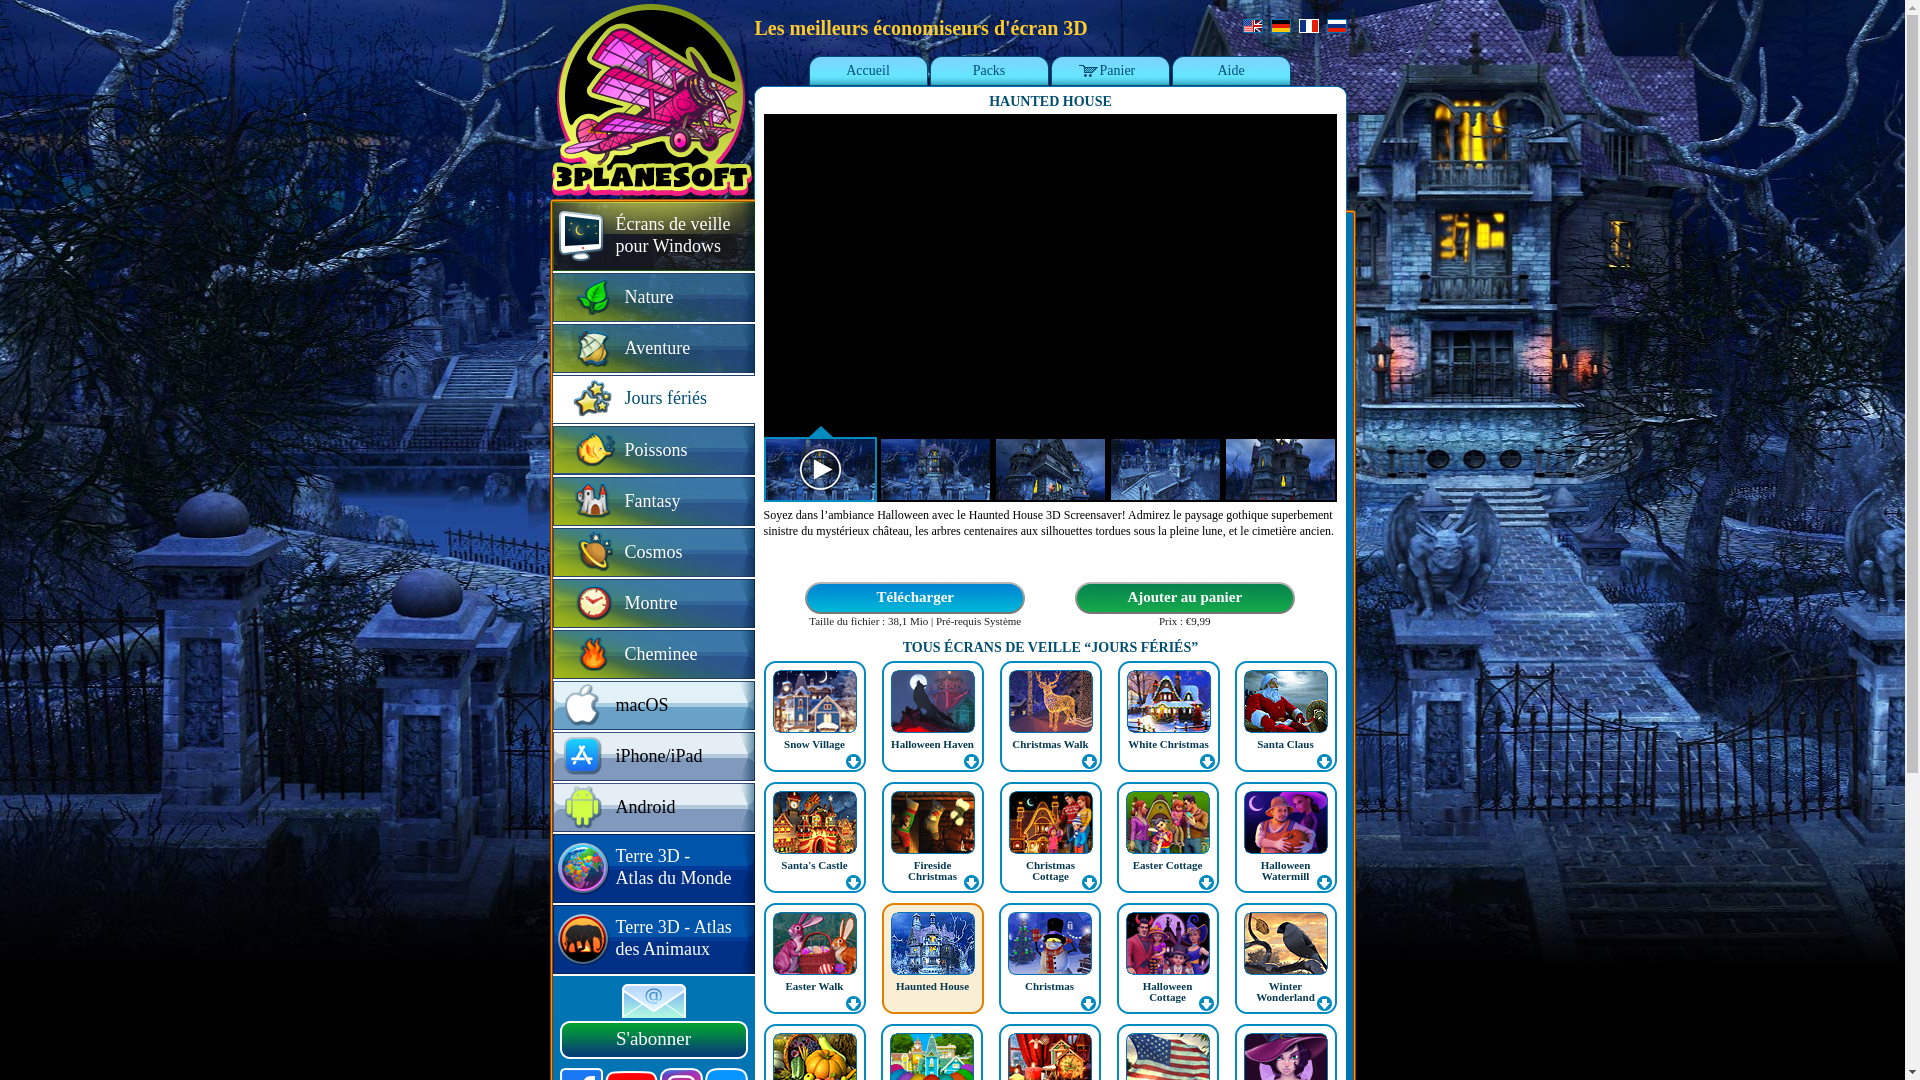  I want to click on 'Subscribe', so click(621, 1001).